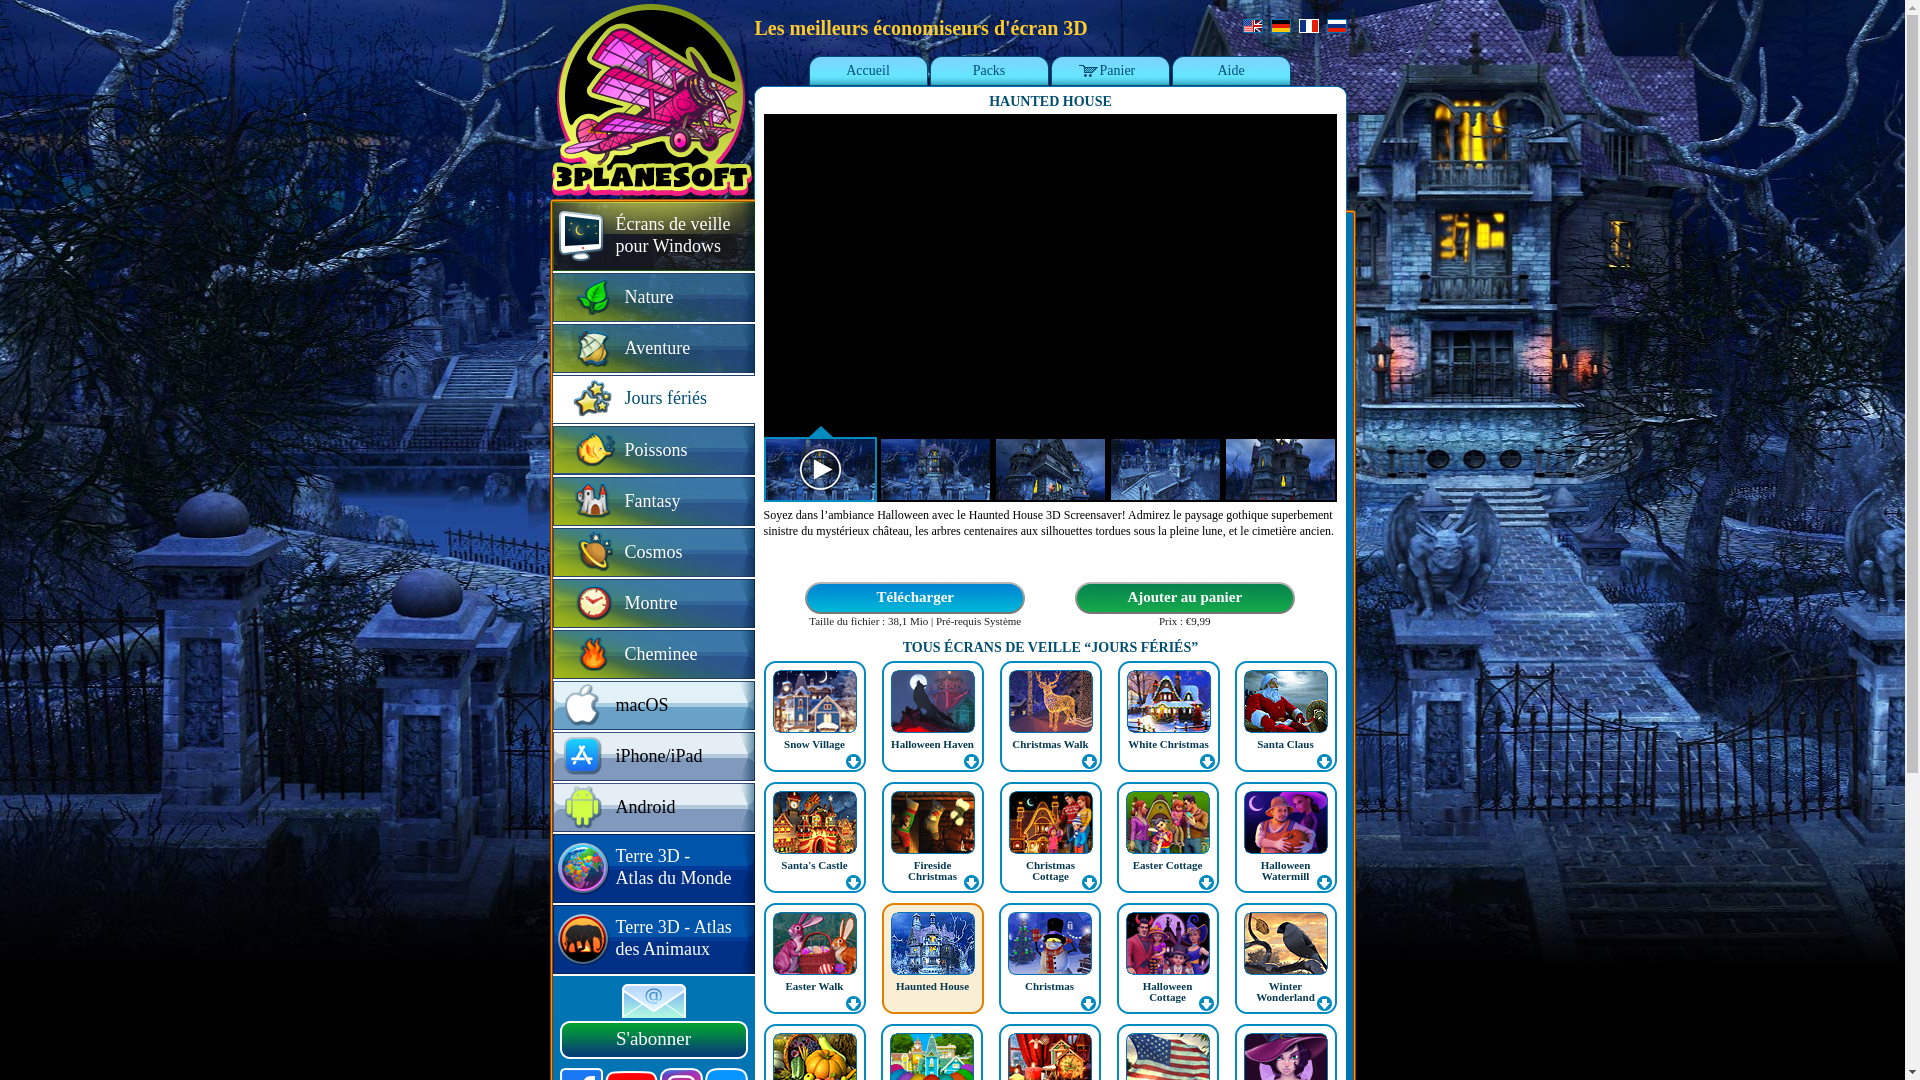  I want to click on 'Subscribe', so click(621, 1001).